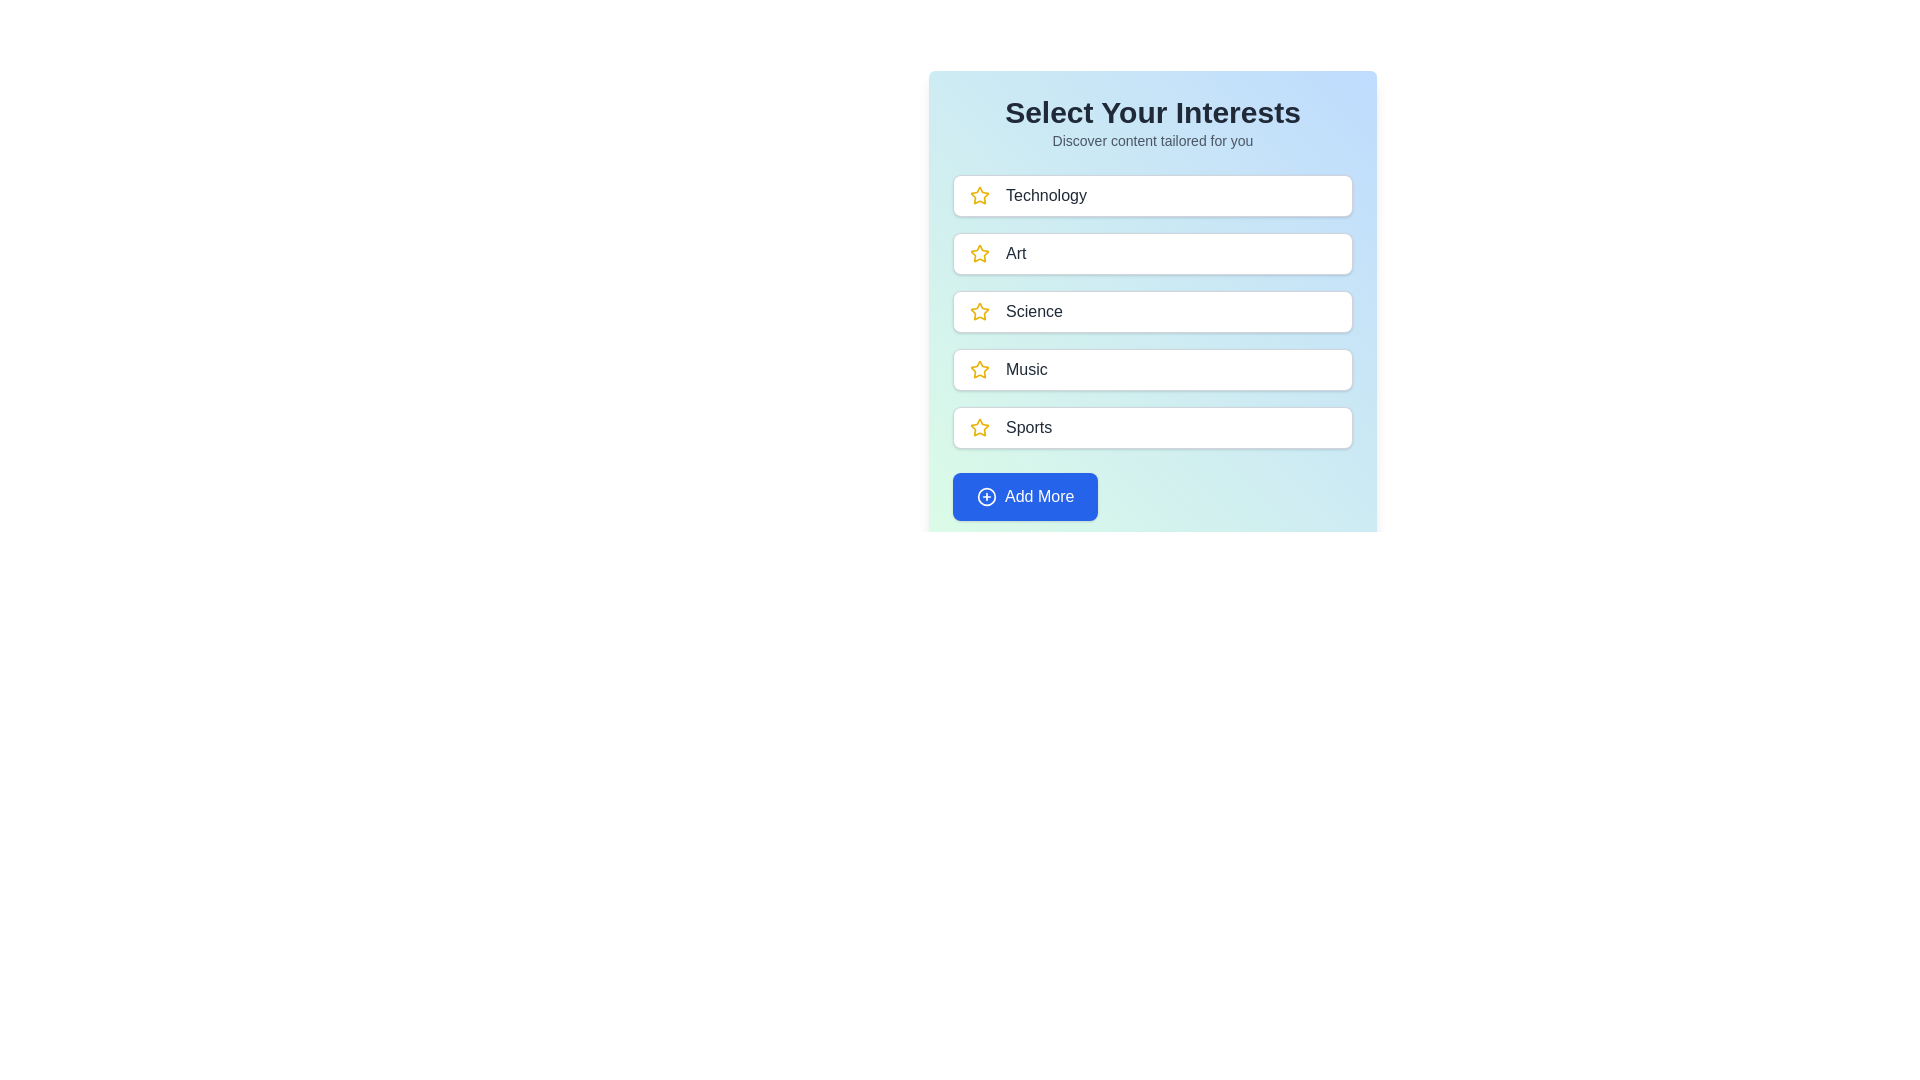  Describe the element at coordinates (1025, 496) in the screenshot. I see `'Add More' button to add additional interests` at that location.